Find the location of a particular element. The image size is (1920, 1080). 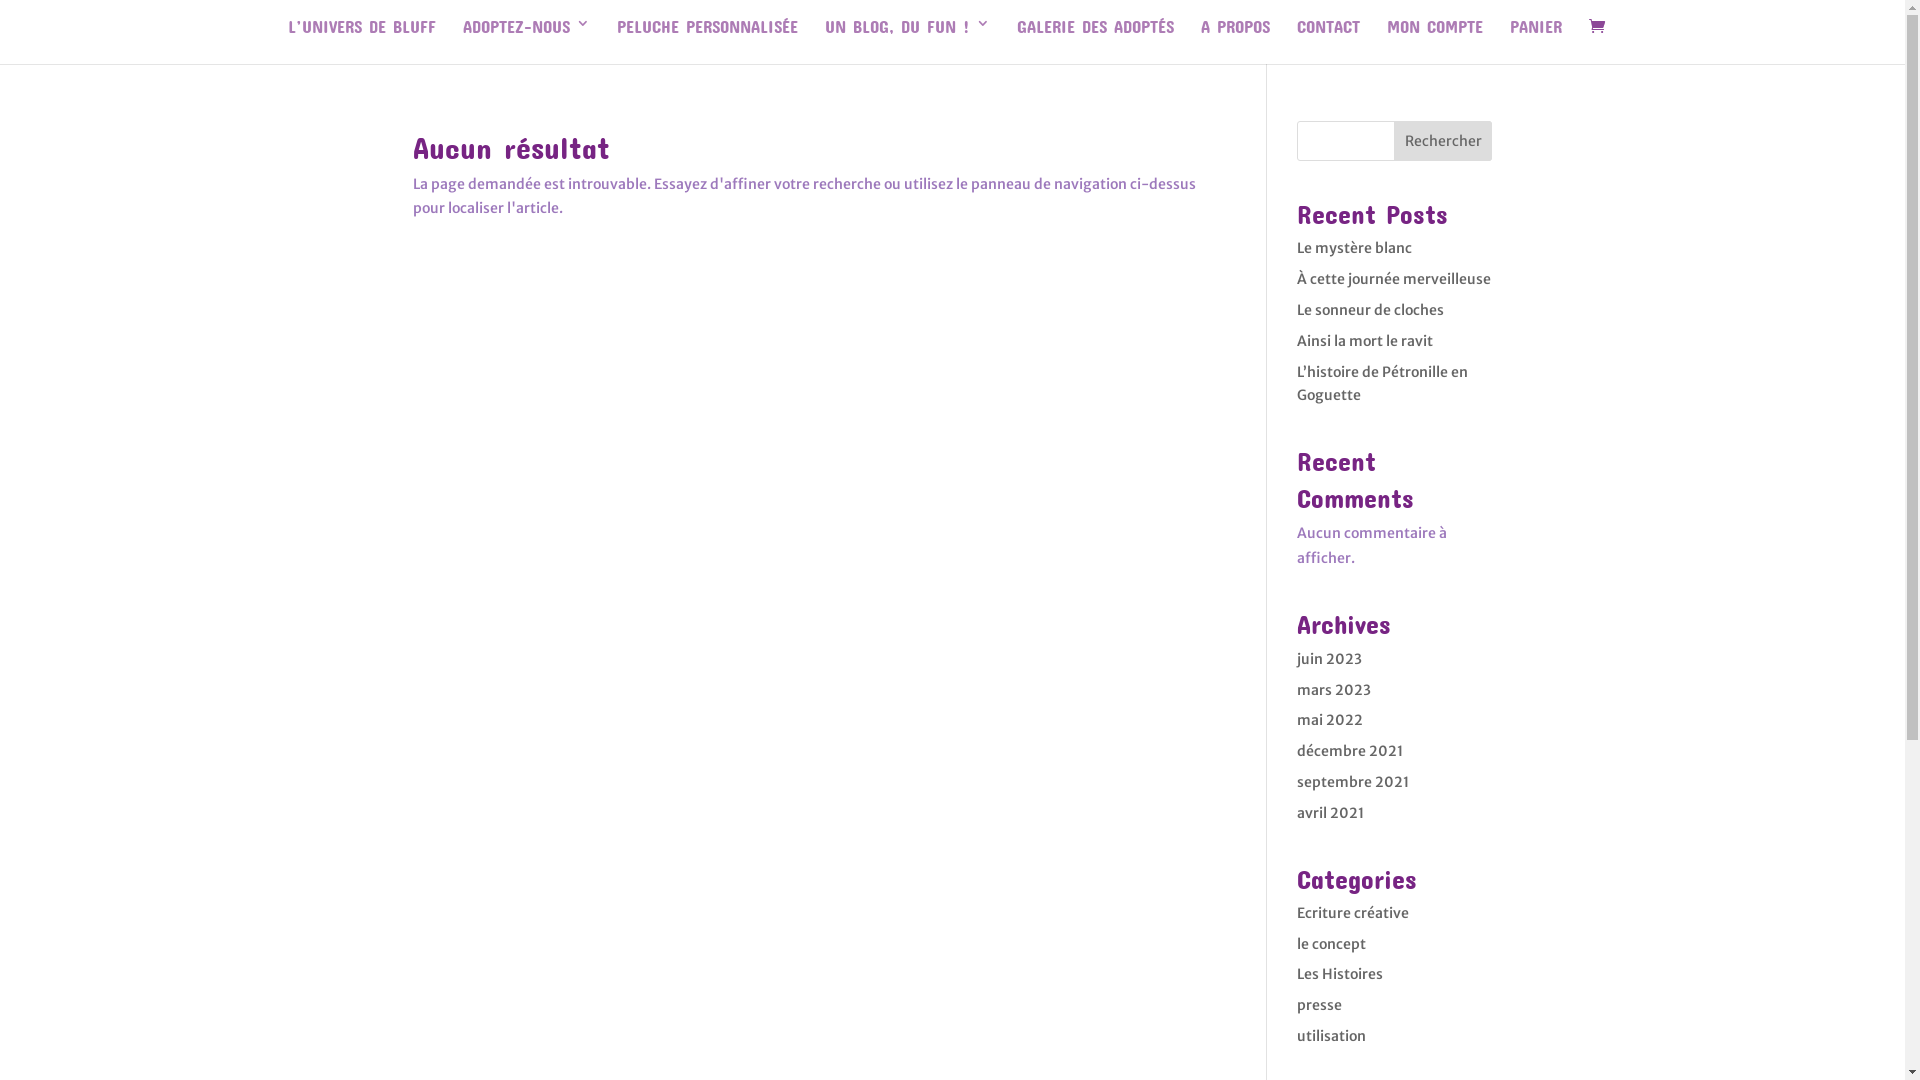

'septembre 2021' is located at coordinates (1353, 781).